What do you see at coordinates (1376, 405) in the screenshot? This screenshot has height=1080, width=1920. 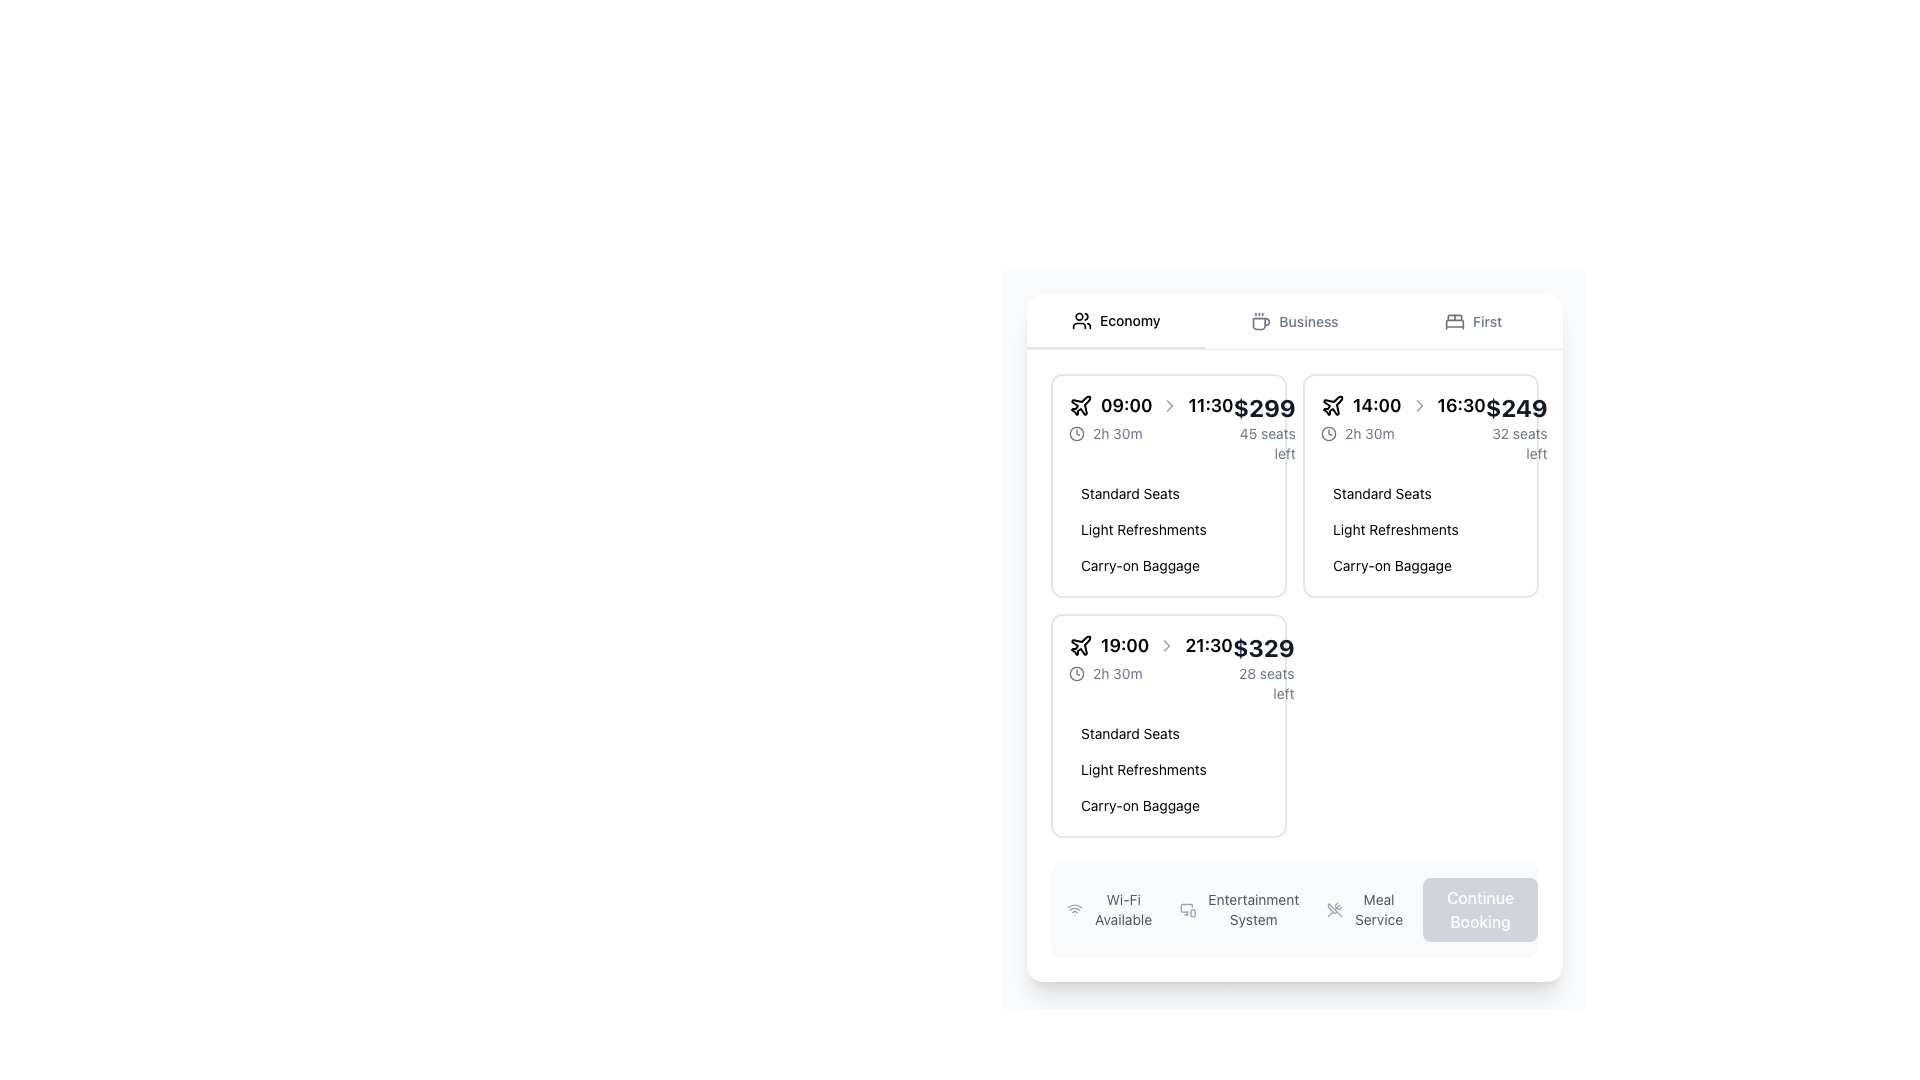 I see `text of the text label displaying '14:00' in a bold and serif-styled font, which is part of a time range indicator located in the top-right quadrant of the interface` at bounding box center [1376, 405].